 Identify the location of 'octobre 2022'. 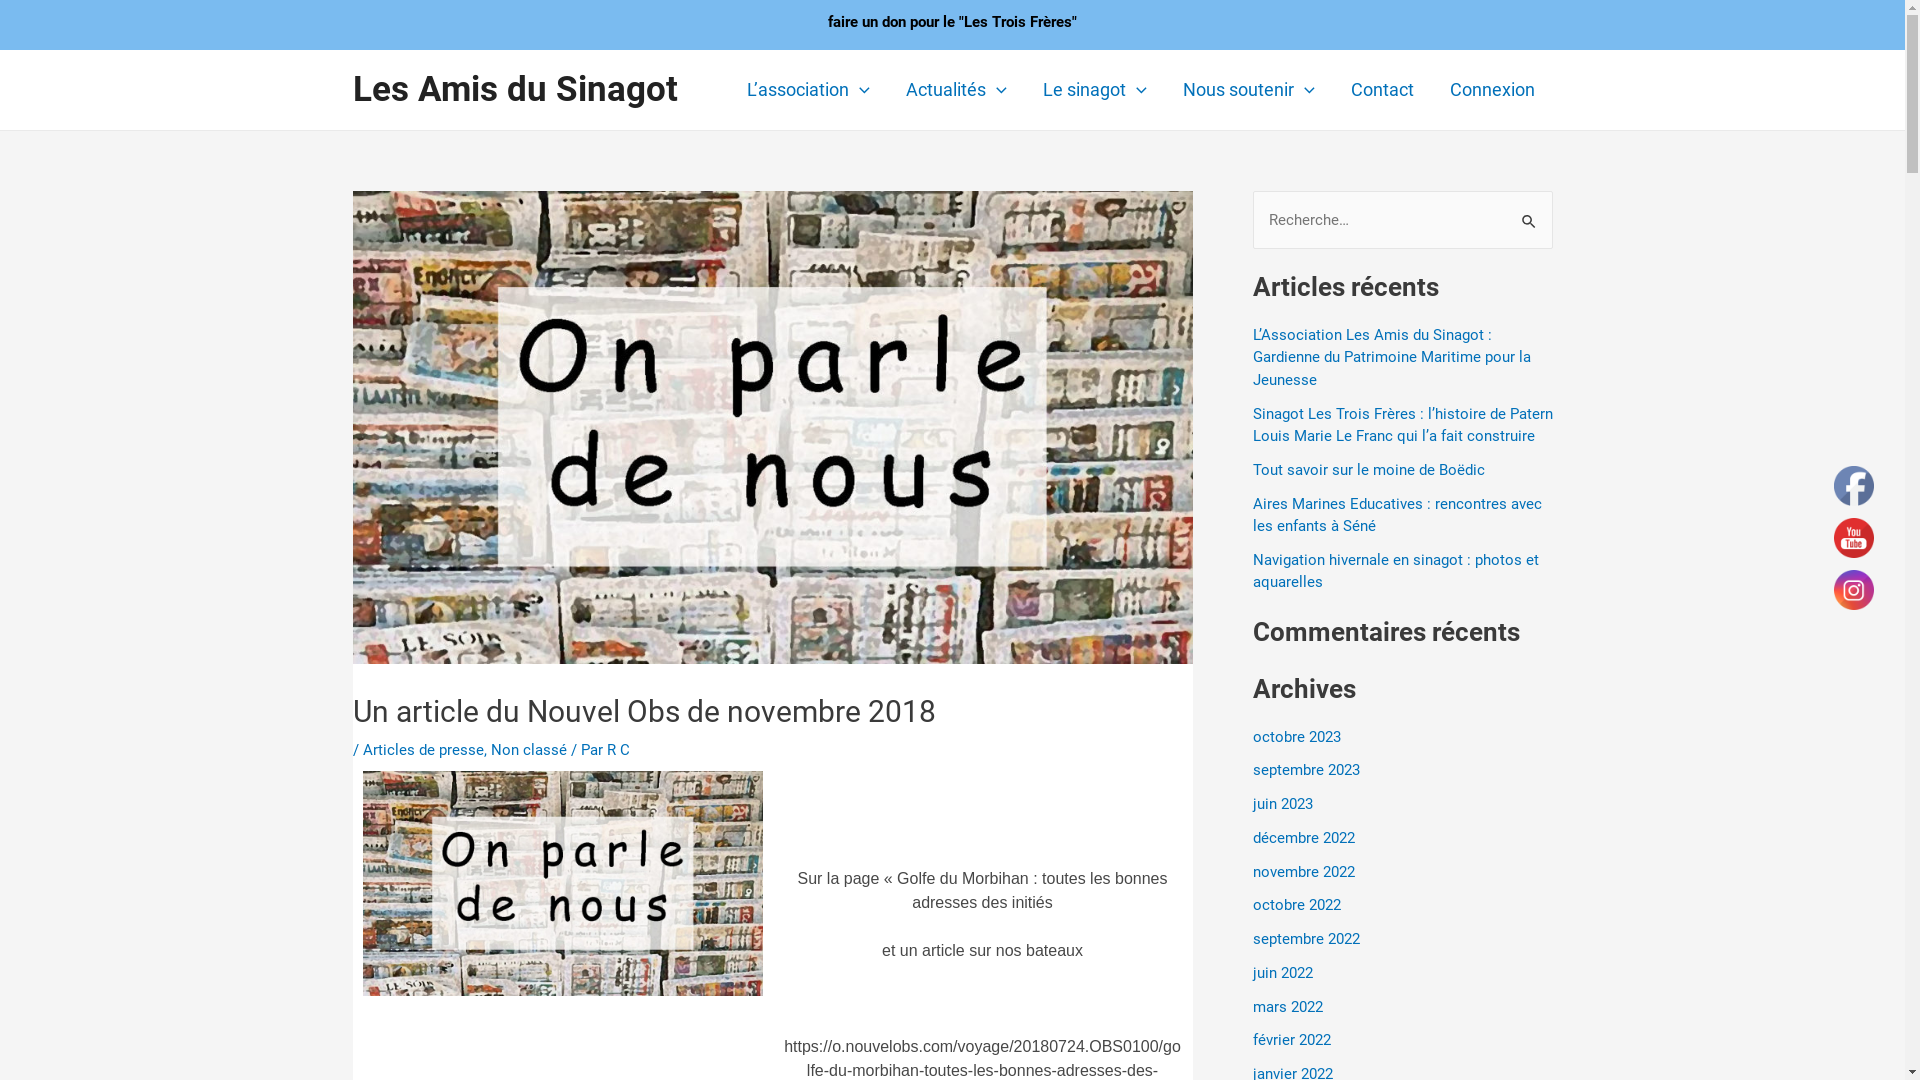
(1296, 905).